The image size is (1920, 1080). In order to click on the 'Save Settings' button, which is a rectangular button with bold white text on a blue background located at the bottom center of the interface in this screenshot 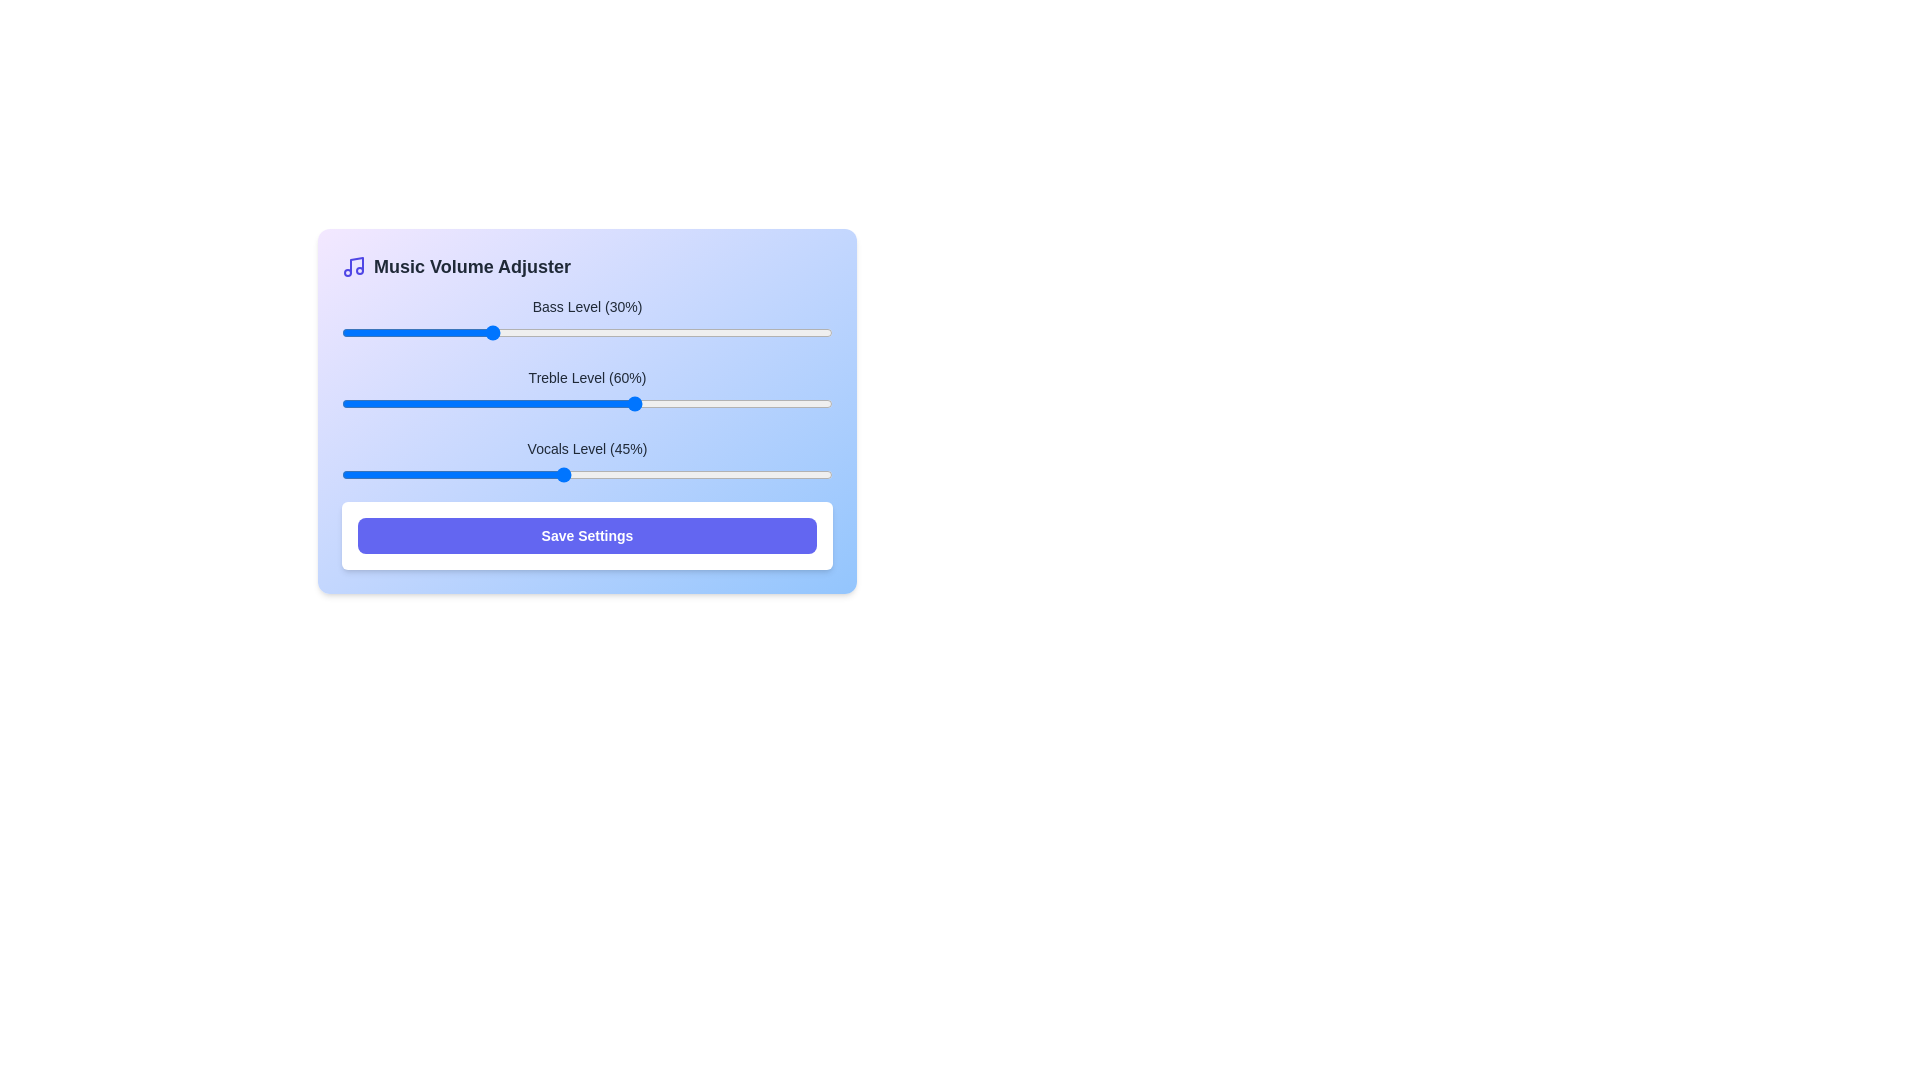, I will do `click(586, 535)`.